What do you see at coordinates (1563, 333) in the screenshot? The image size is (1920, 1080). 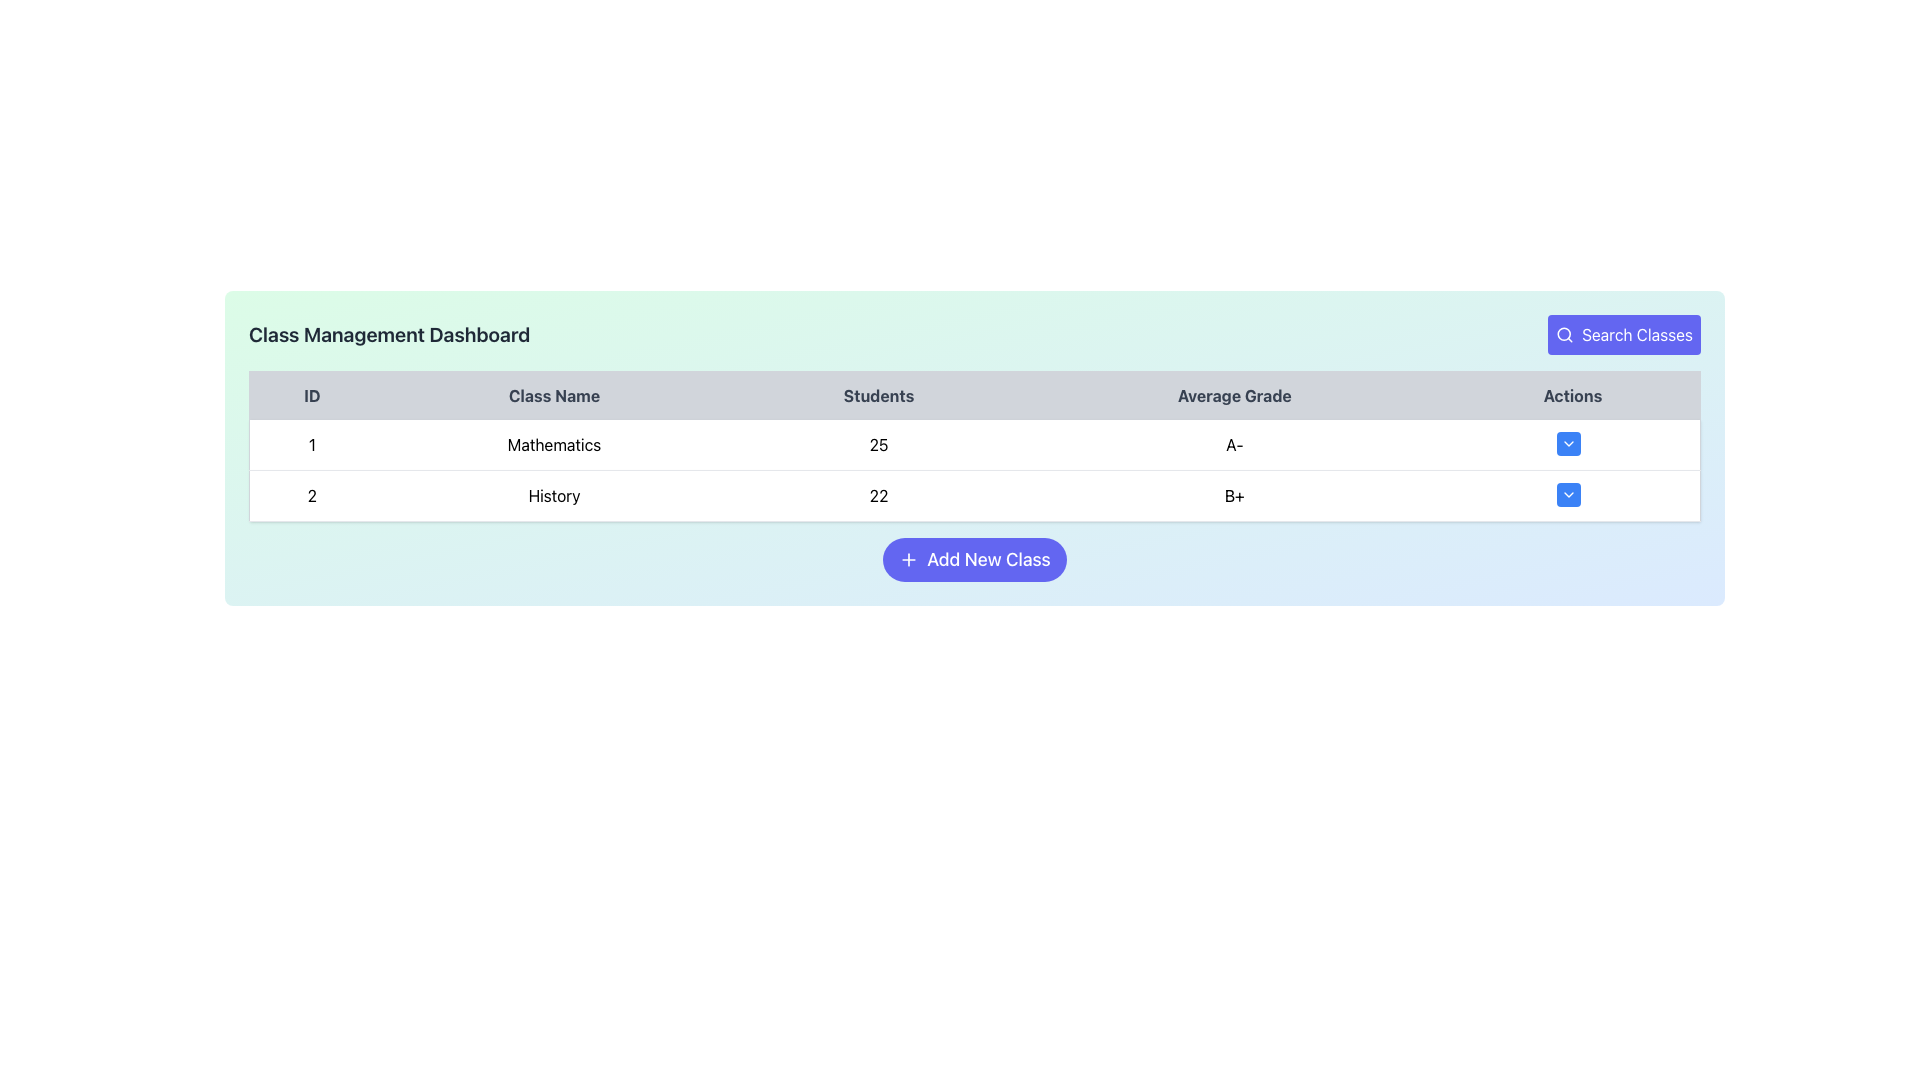 I see `the SVG Circle element at the center of the magnifying glass icon, which is part of the 'Search Classes' button located at the top-right corner of the interface` at bounding box center [1563, 333].